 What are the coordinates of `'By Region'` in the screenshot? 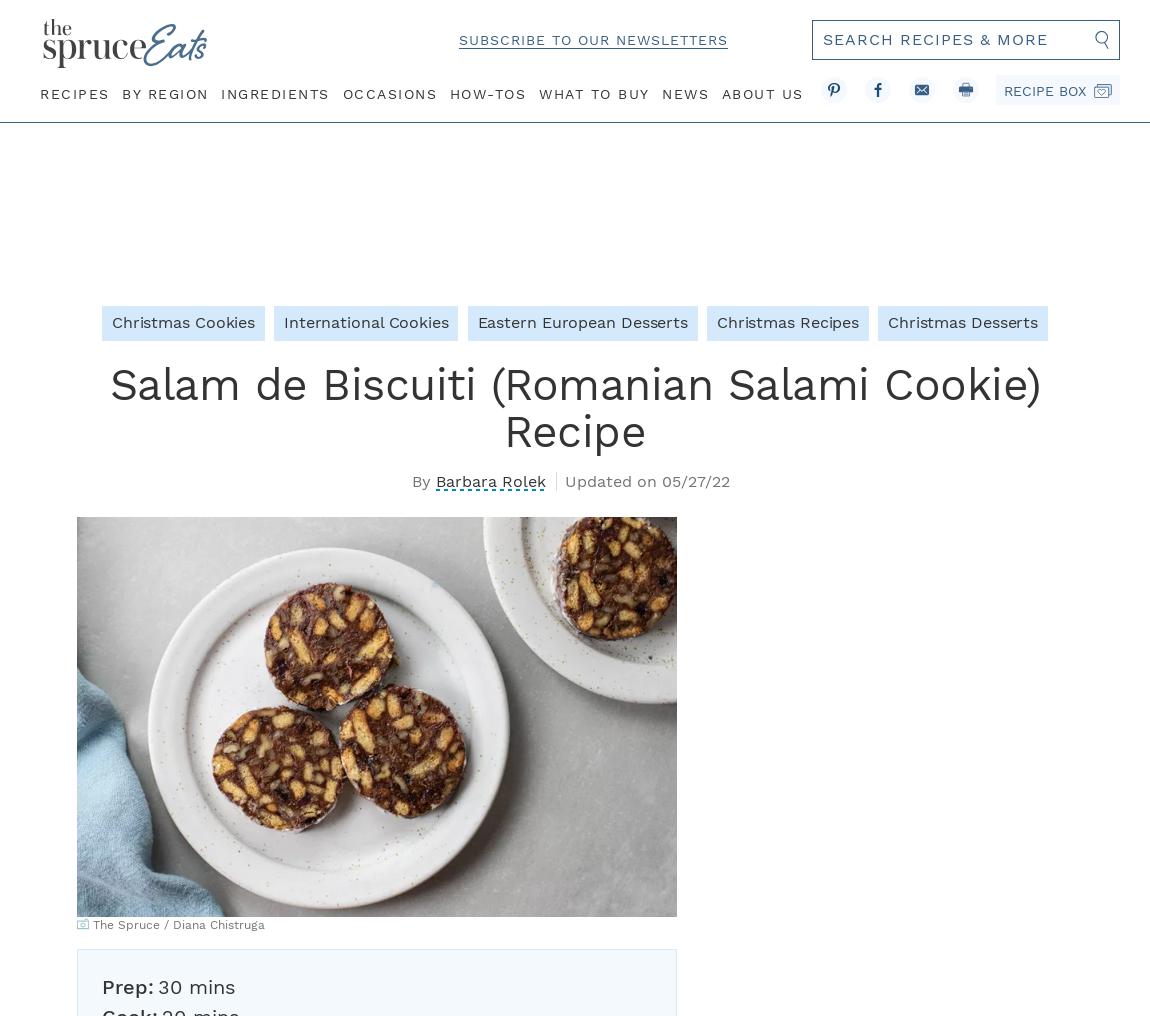 It's located at (164, 92).